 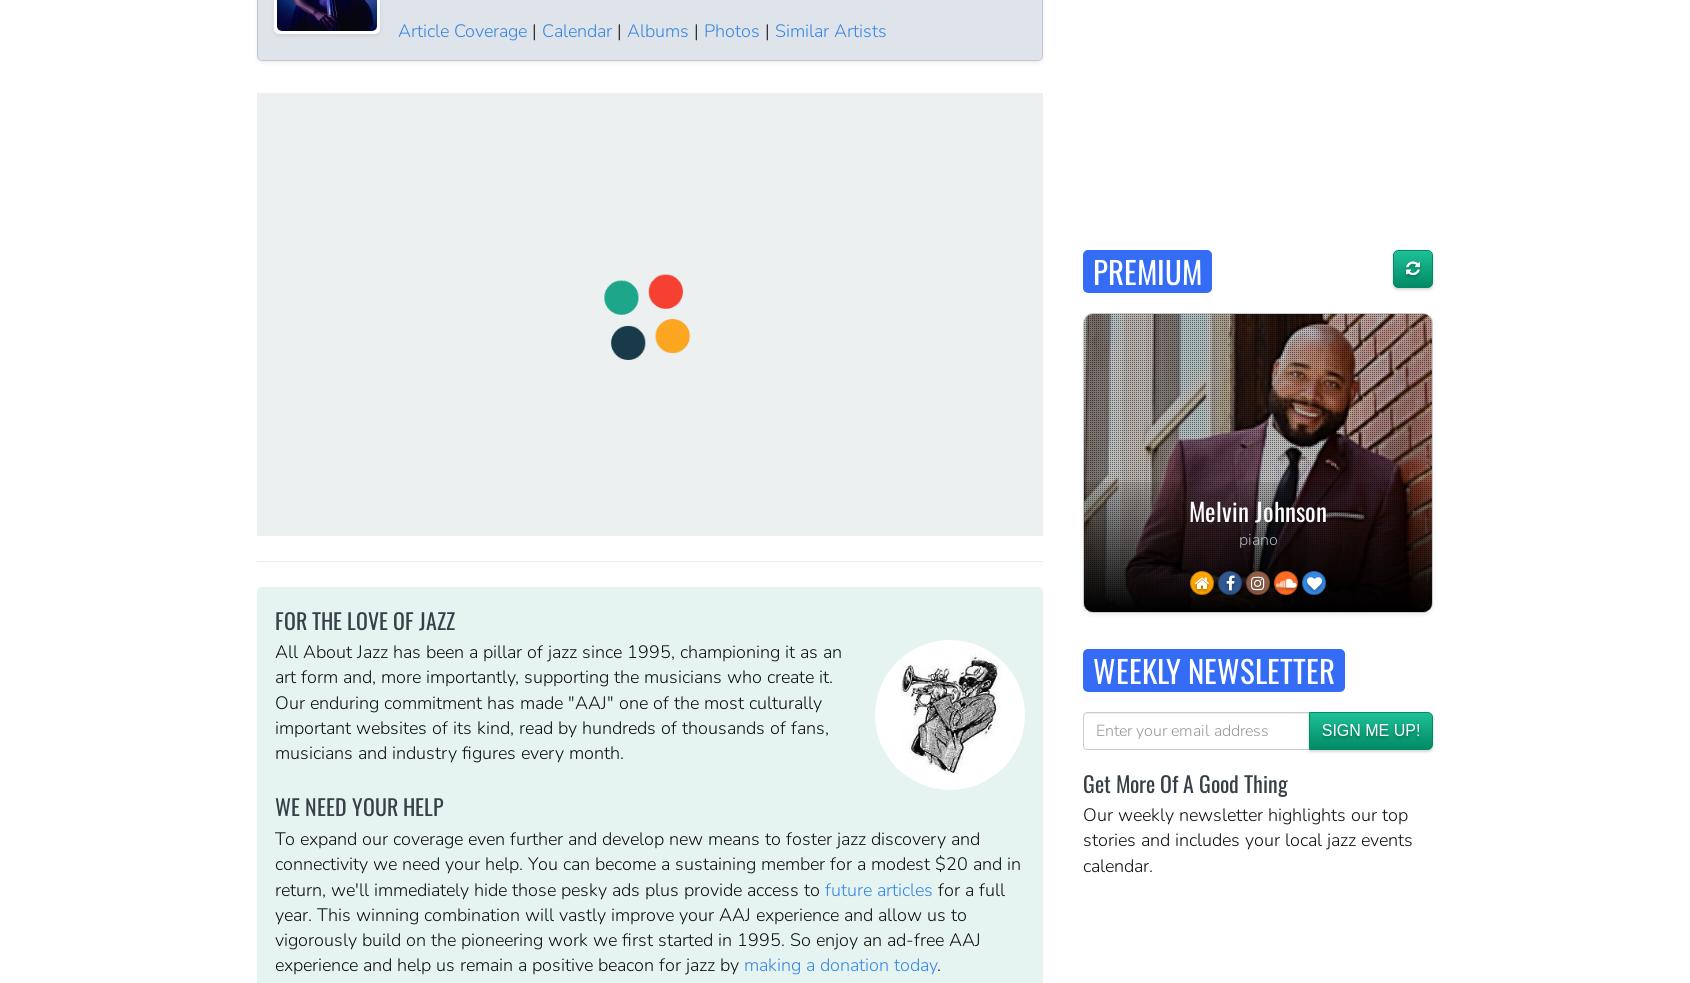 What do you see at coordinates (1147, 270) in the screenshot?
I see `'Premium'` at bounding box center [1147, 270].